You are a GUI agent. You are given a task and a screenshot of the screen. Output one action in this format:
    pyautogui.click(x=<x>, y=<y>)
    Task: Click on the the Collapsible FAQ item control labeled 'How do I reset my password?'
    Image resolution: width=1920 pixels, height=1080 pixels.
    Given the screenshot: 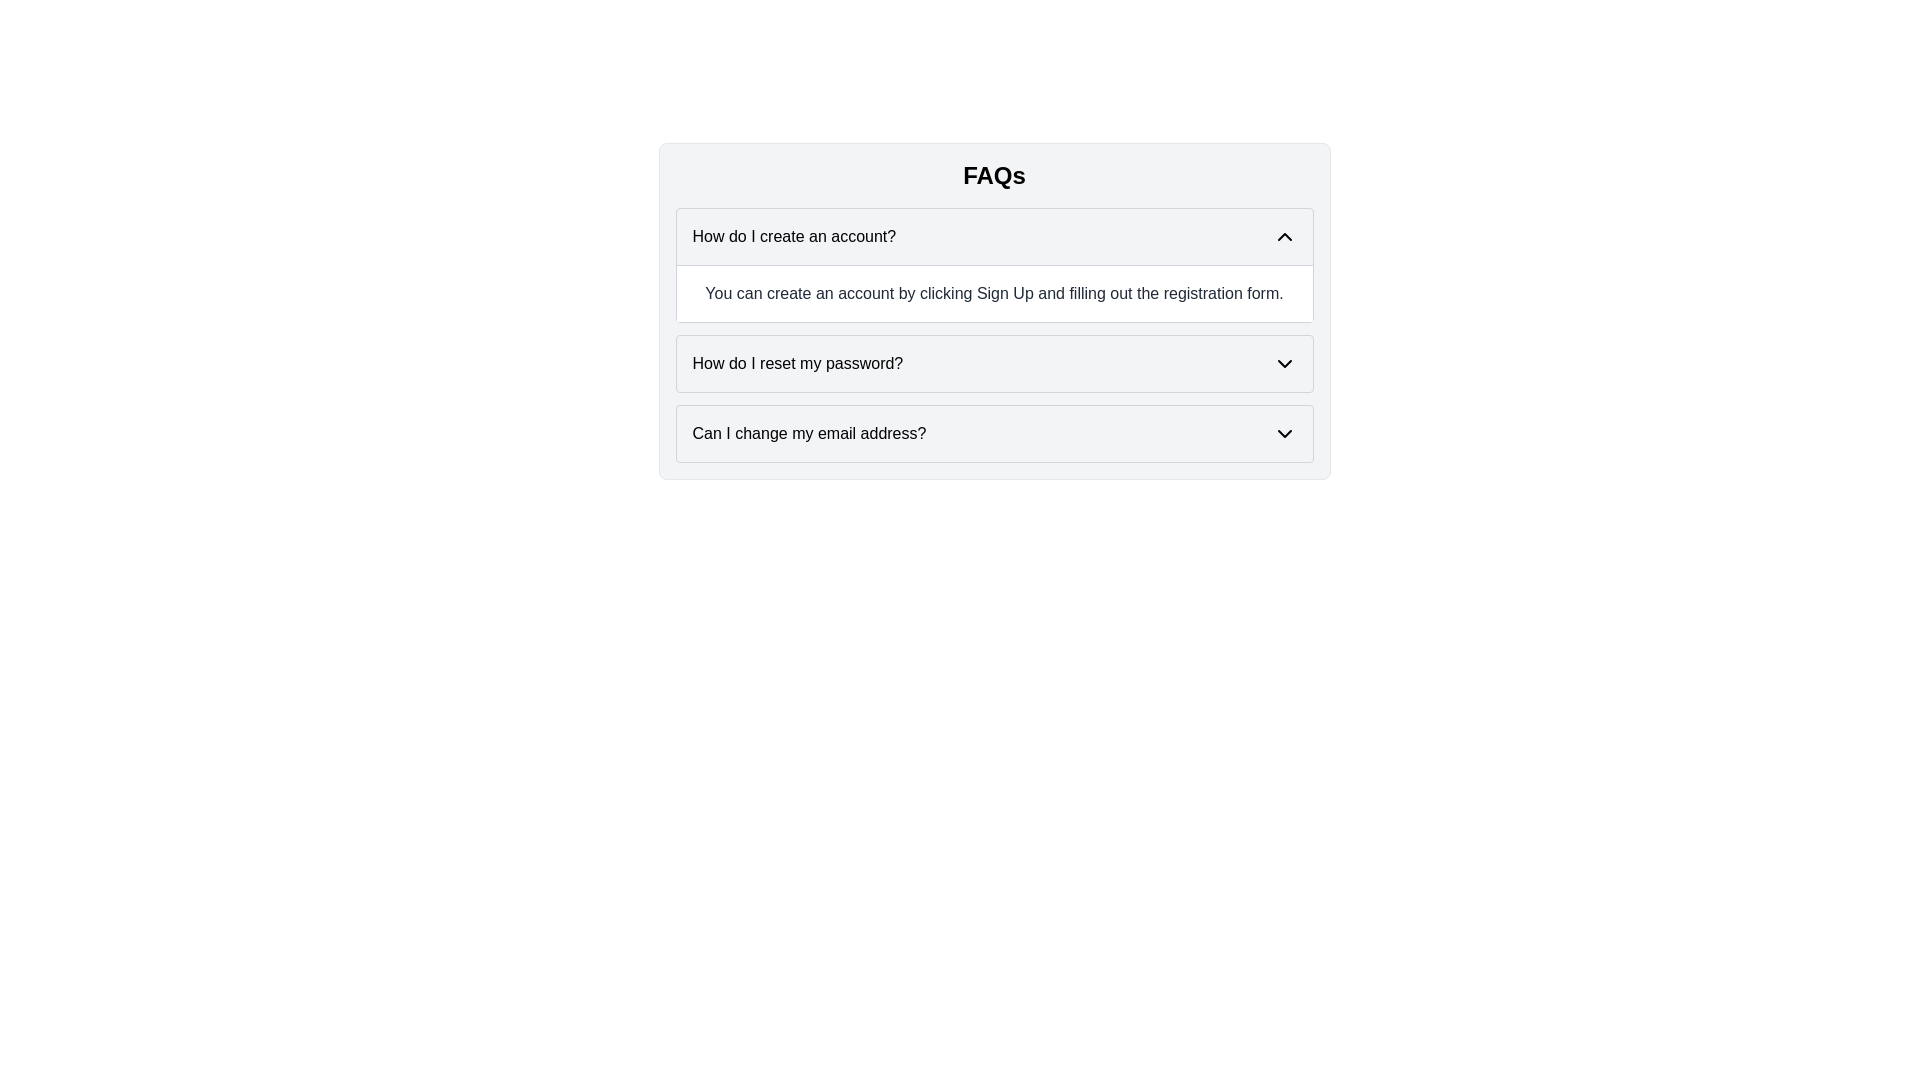 What is the action you would take?
    pyautogui.click(x=994, y=363)
    